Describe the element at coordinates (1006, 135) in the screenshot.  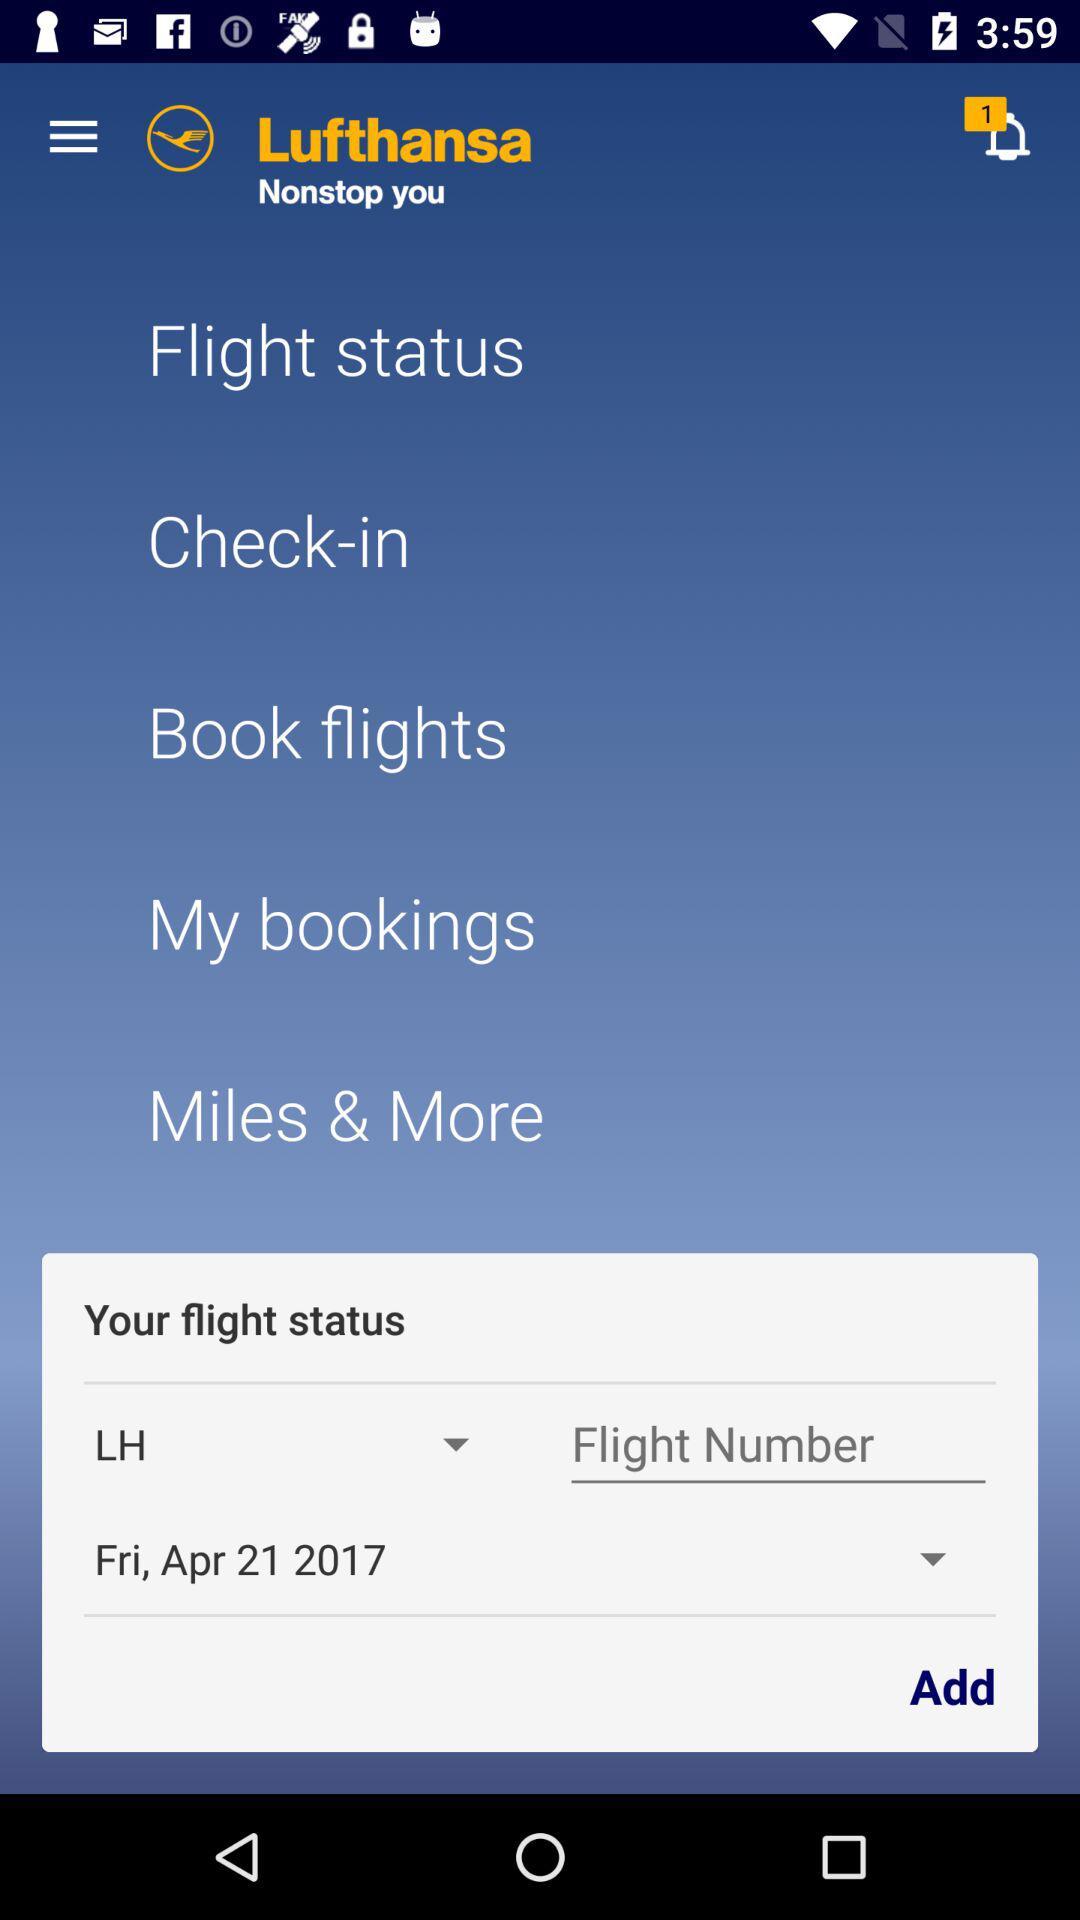
I see `icon at the top right corner` at that location.